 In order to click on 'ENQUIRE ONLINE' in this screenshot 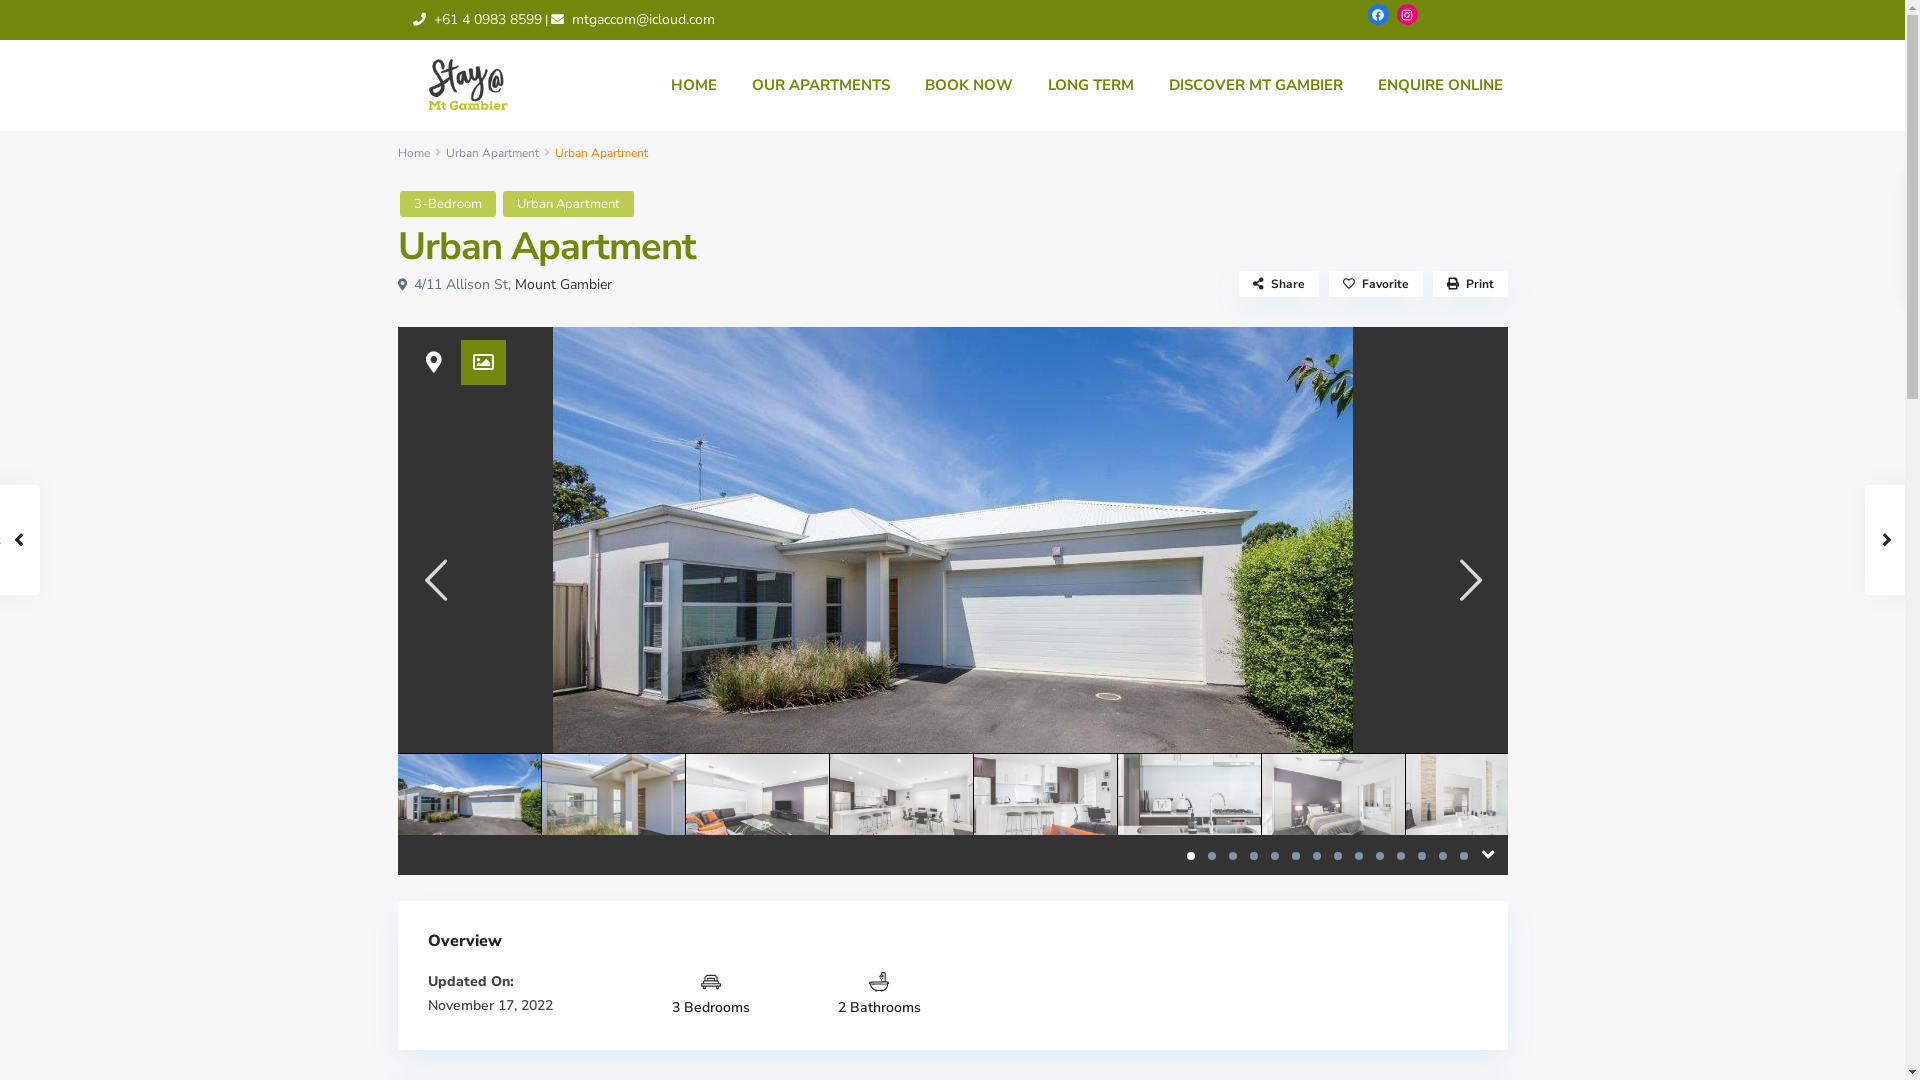, I will do `click(1361, 83)`.